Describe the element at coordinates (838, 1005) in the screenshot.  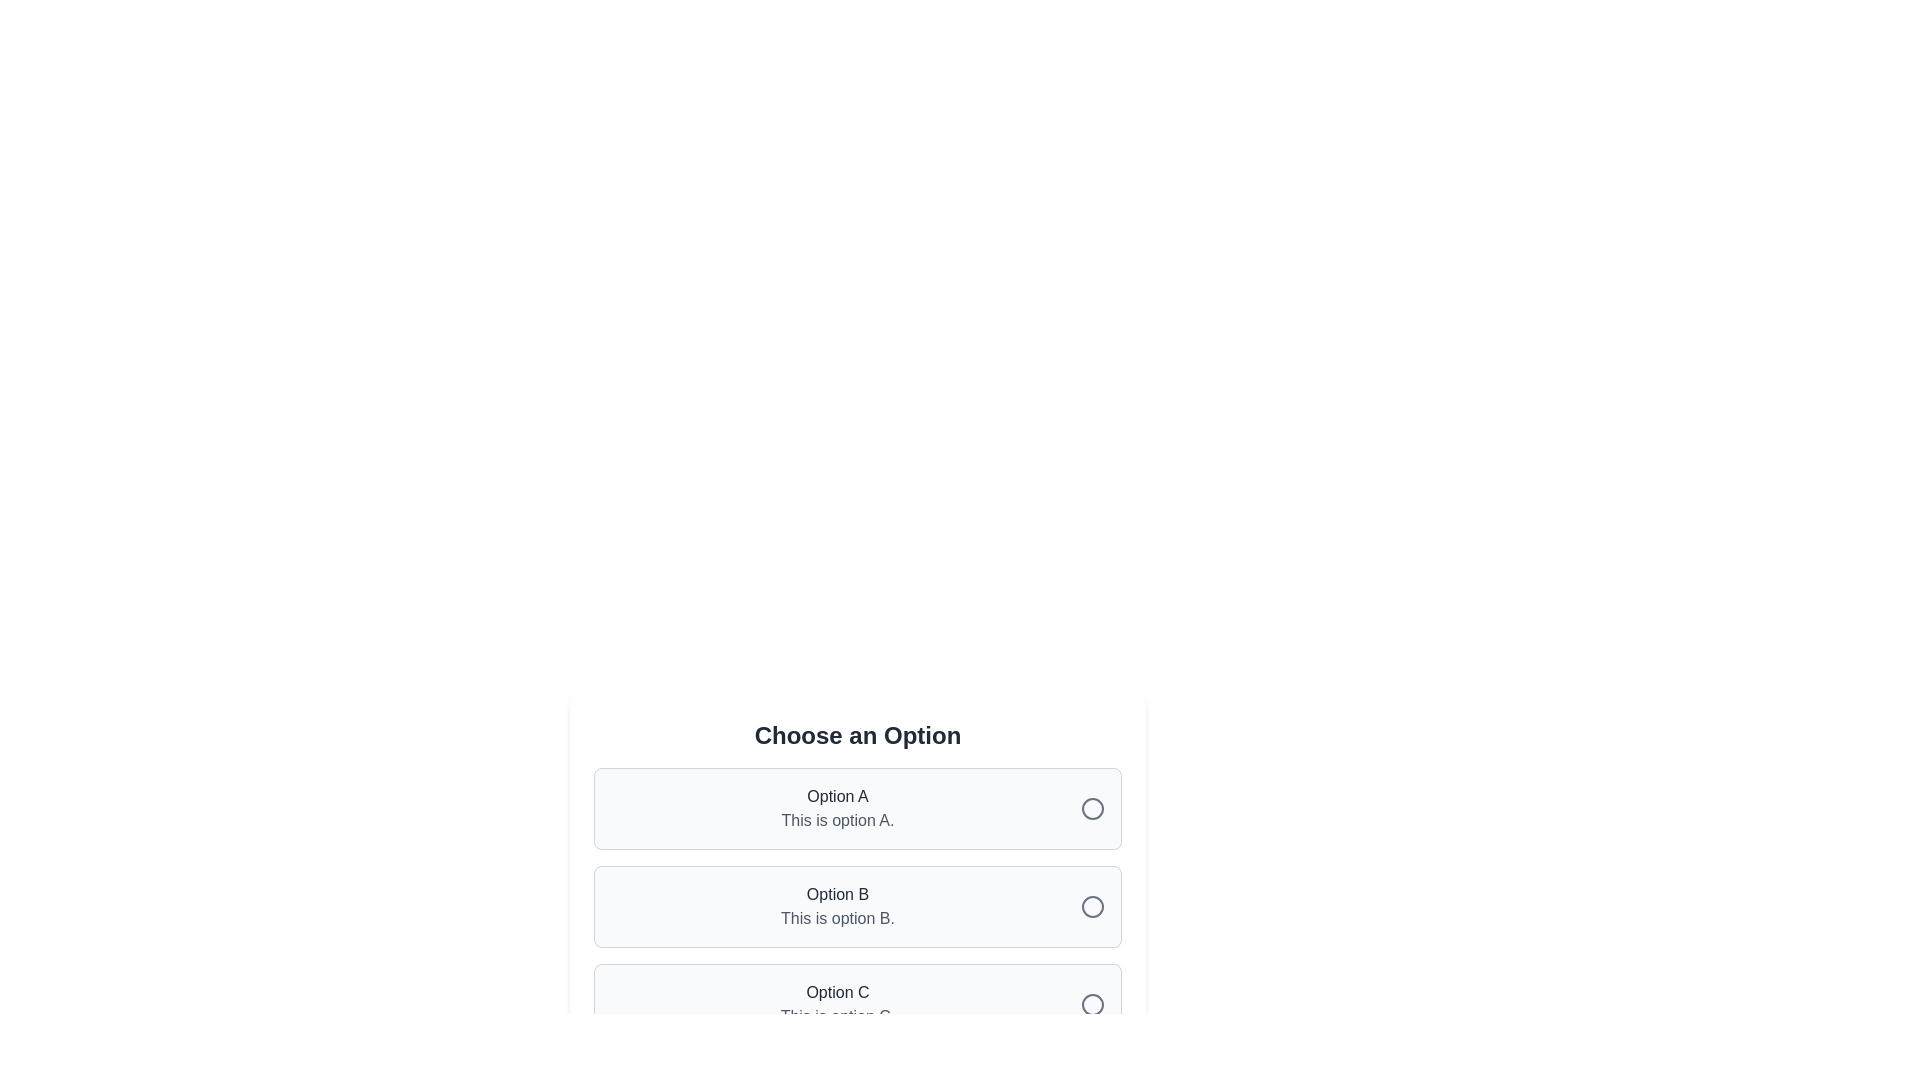
I see `the third option element in the selection interface, which is a Text Label providing information and allowing selection` at that location.